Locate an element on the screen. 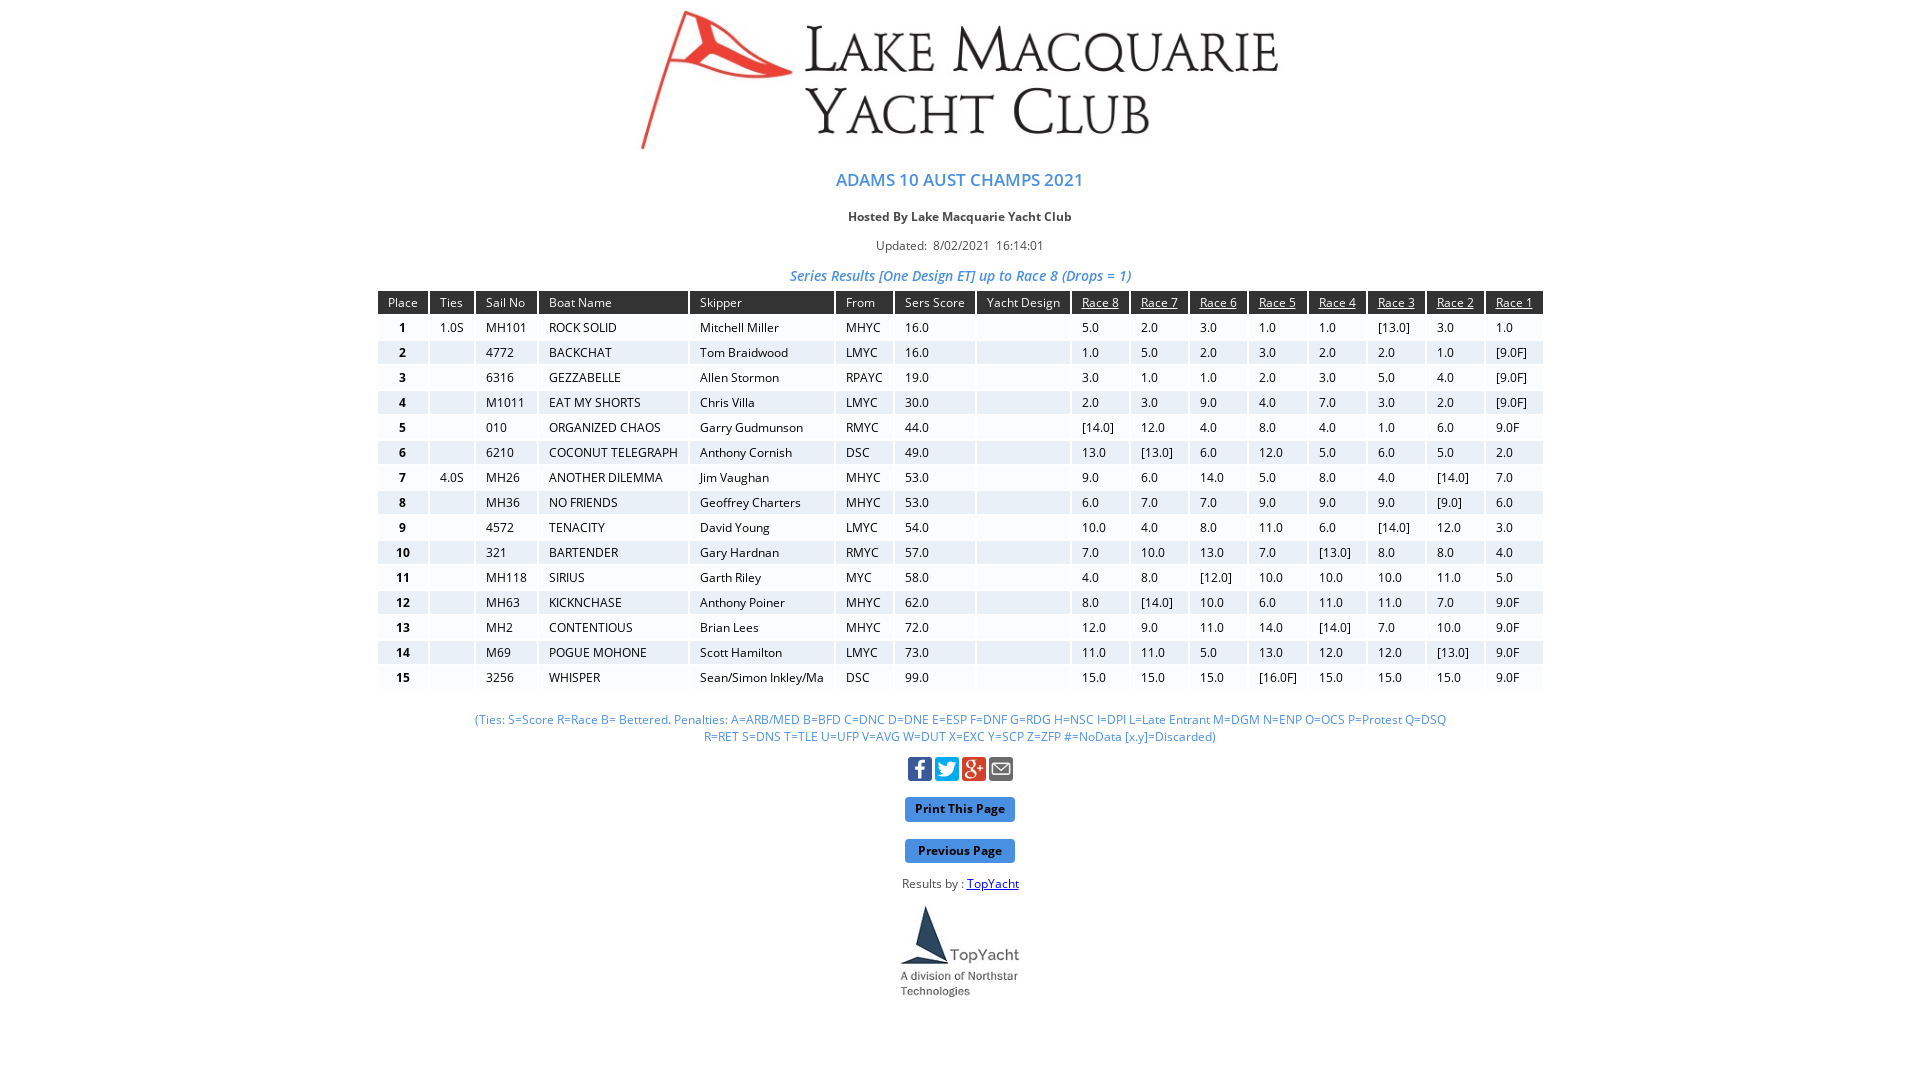 The image size is (1920, 1080). 'Print This Page' is located at coordinates (960, 808).